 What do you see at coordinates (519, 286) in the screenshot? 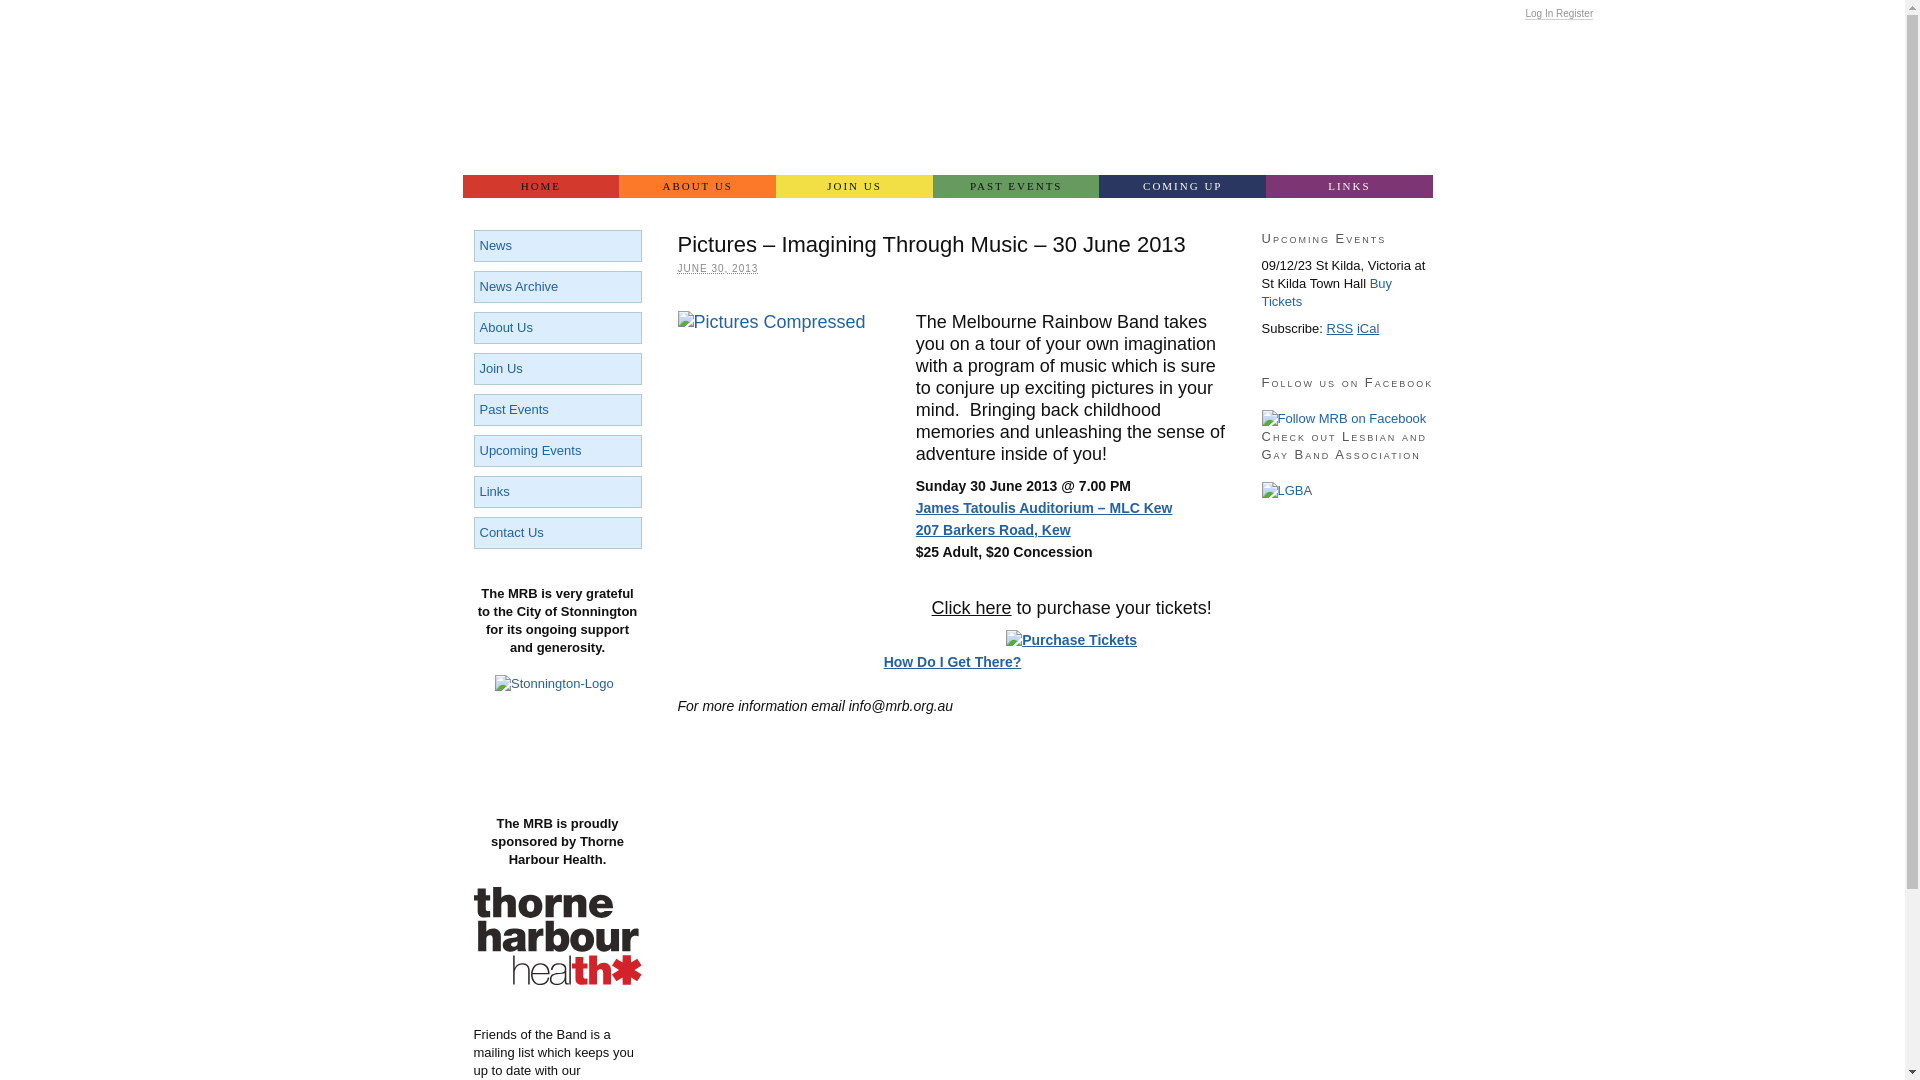
I see `'News Archive'` at bounding box center [519, 286].